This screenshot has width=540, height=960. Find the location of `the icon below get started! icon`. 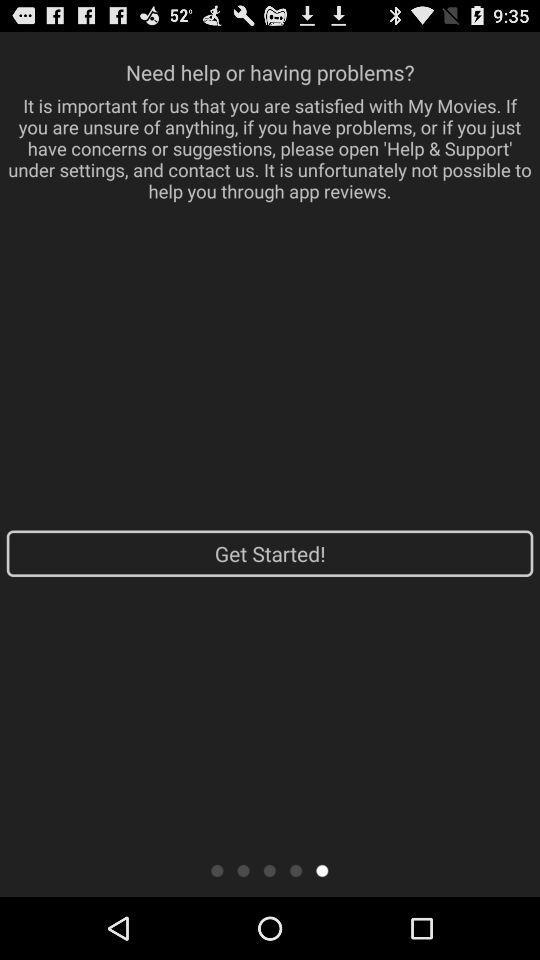

the icon below get started! icon is located at coordinates (295, 869).